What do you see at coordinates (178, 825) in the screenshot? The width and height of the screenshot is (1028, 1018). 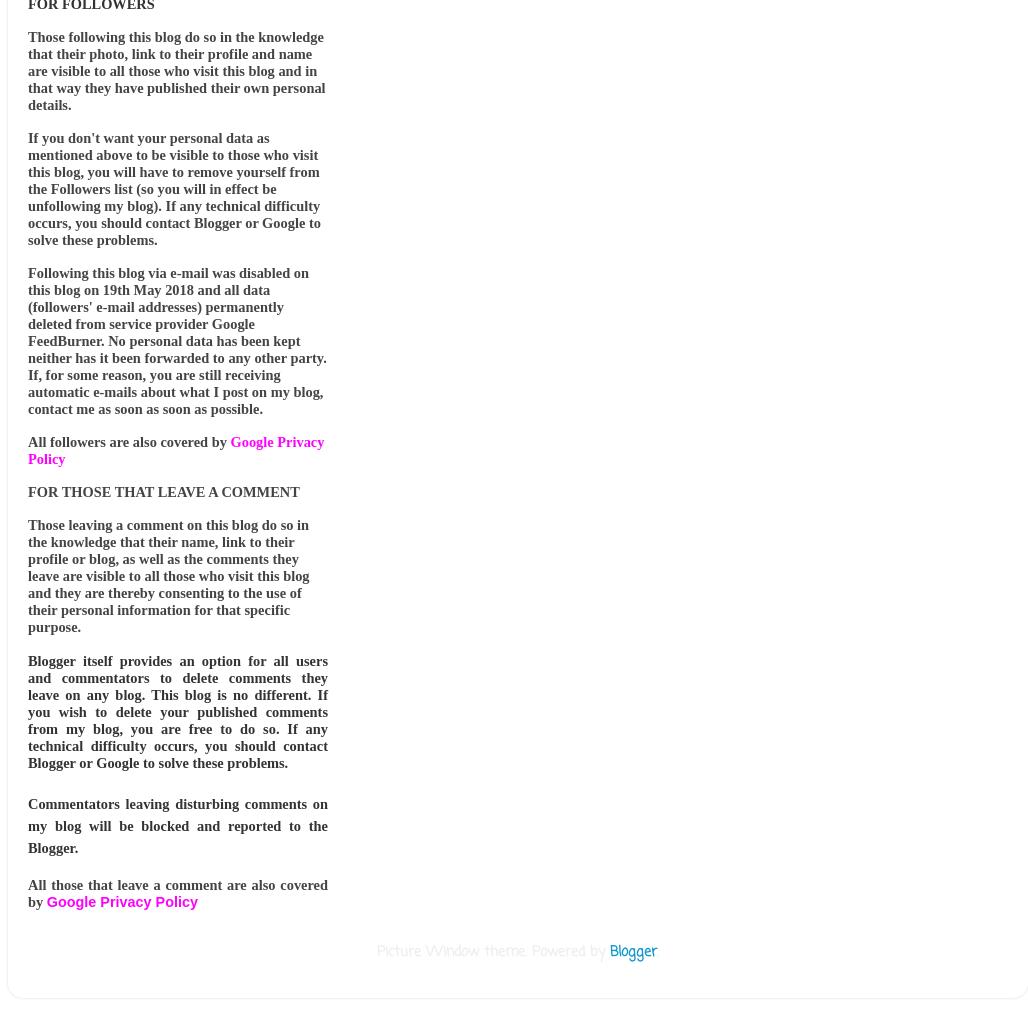 I see `'Commentators leaving disturbing comments on my blog will be blocked and reported to the Blogger.'` at bounding box center [178, 825].